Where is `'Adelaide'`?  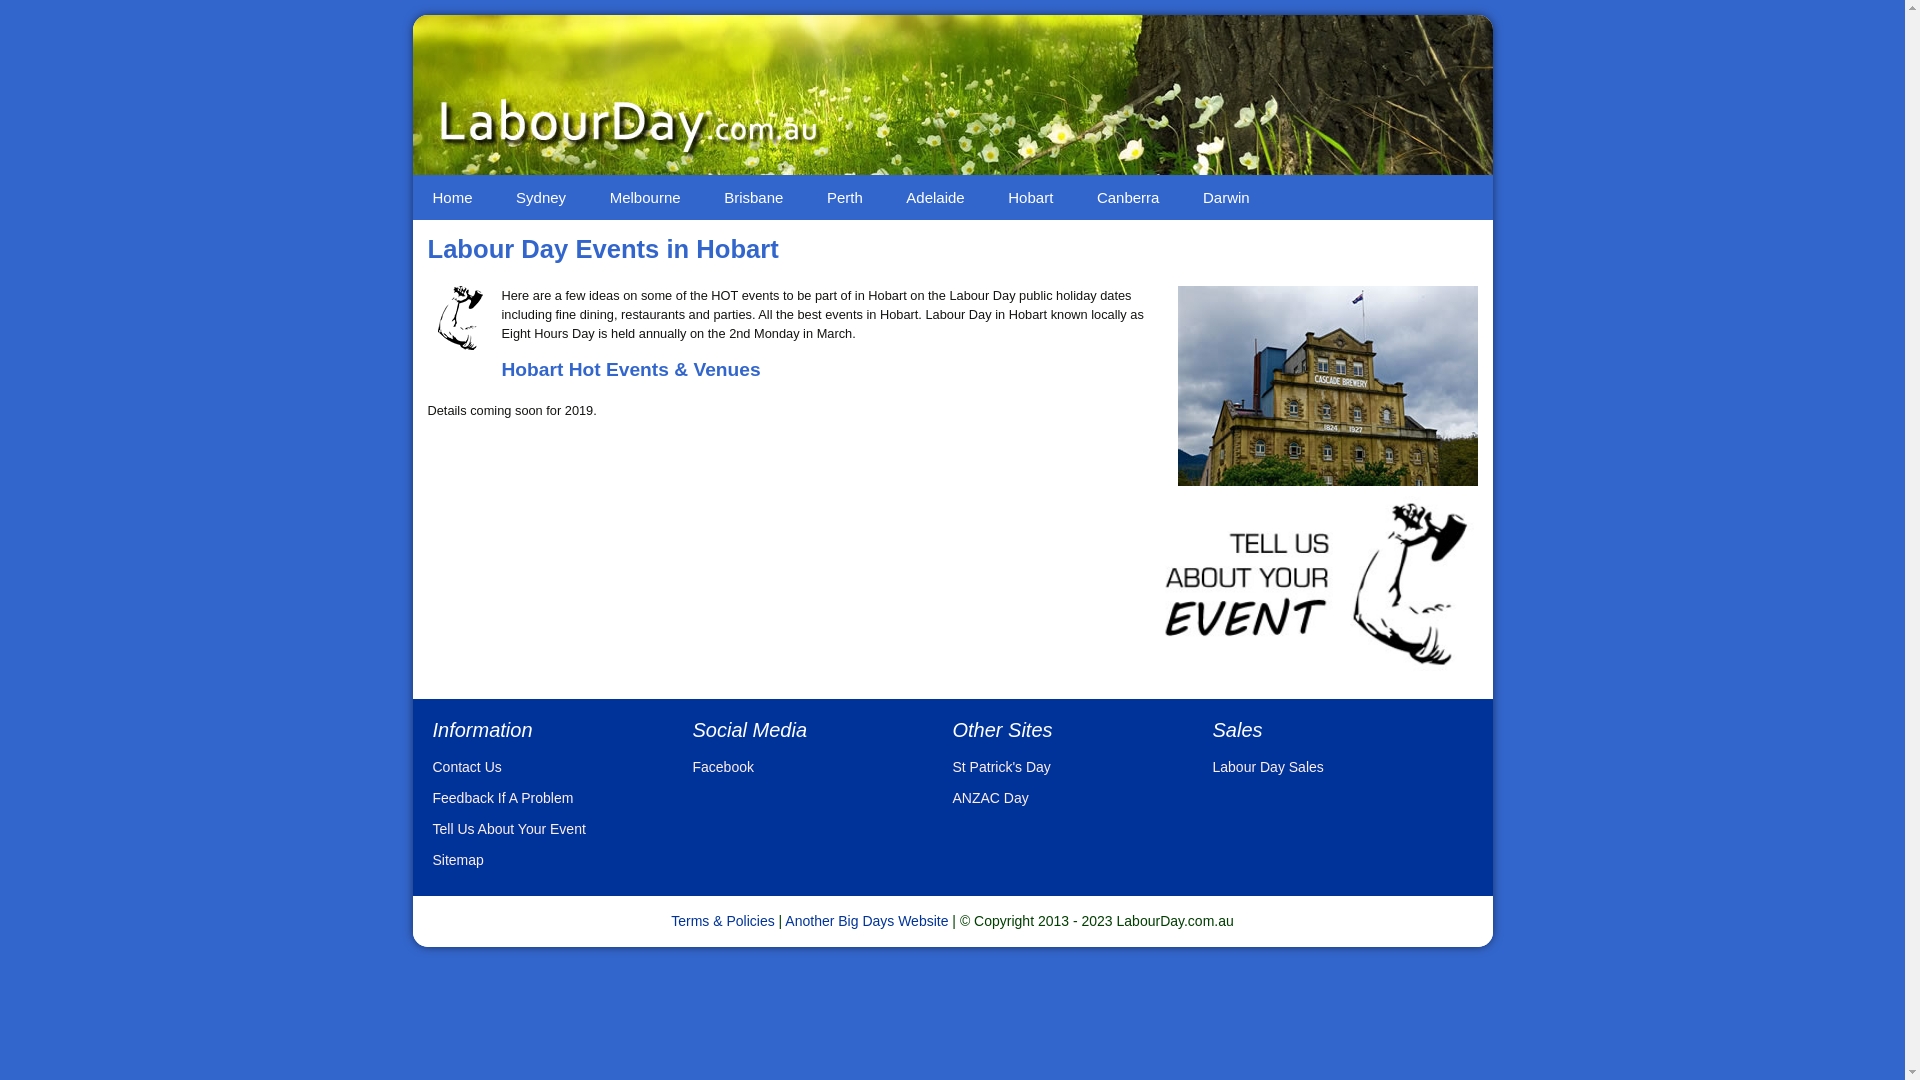 'Adelaide' is located at coordinates (934, 197).